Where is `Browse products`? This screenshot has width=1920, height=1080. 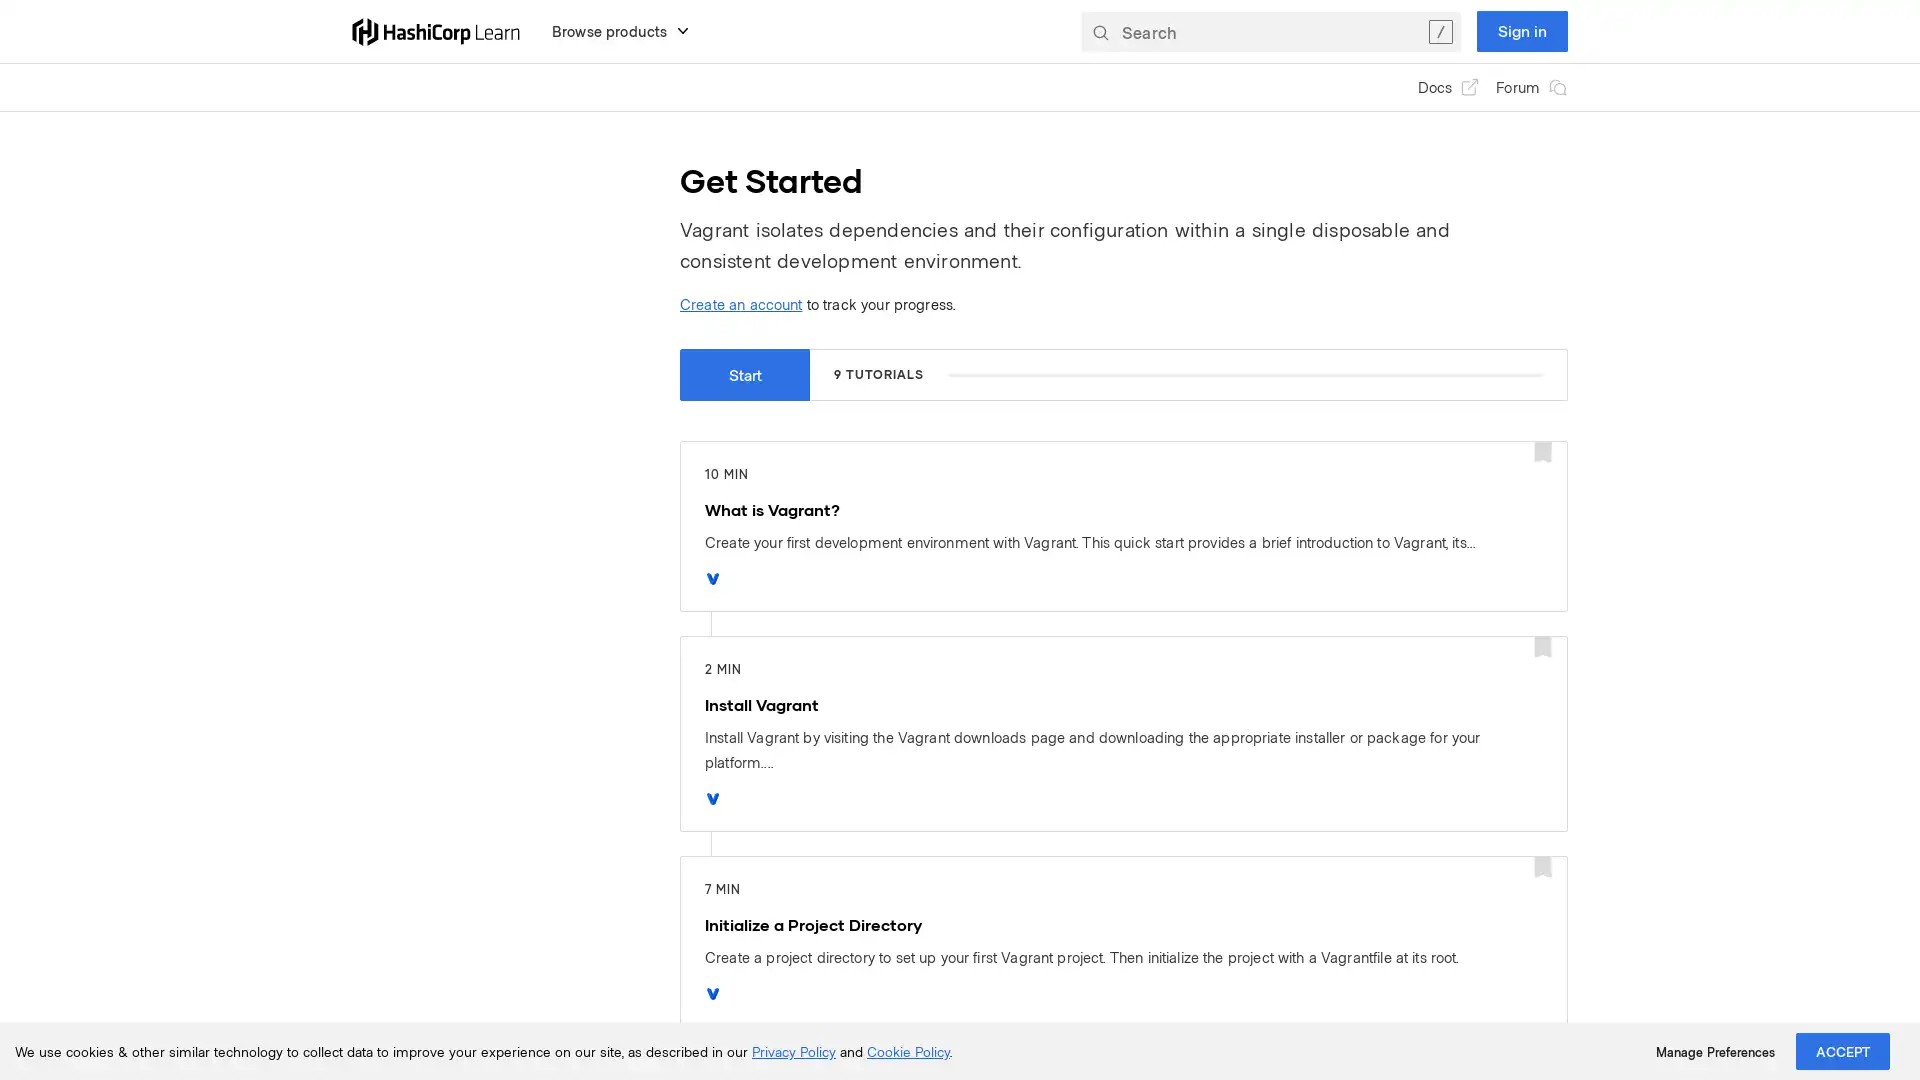
Browse products is located at coordinates (620, 30).